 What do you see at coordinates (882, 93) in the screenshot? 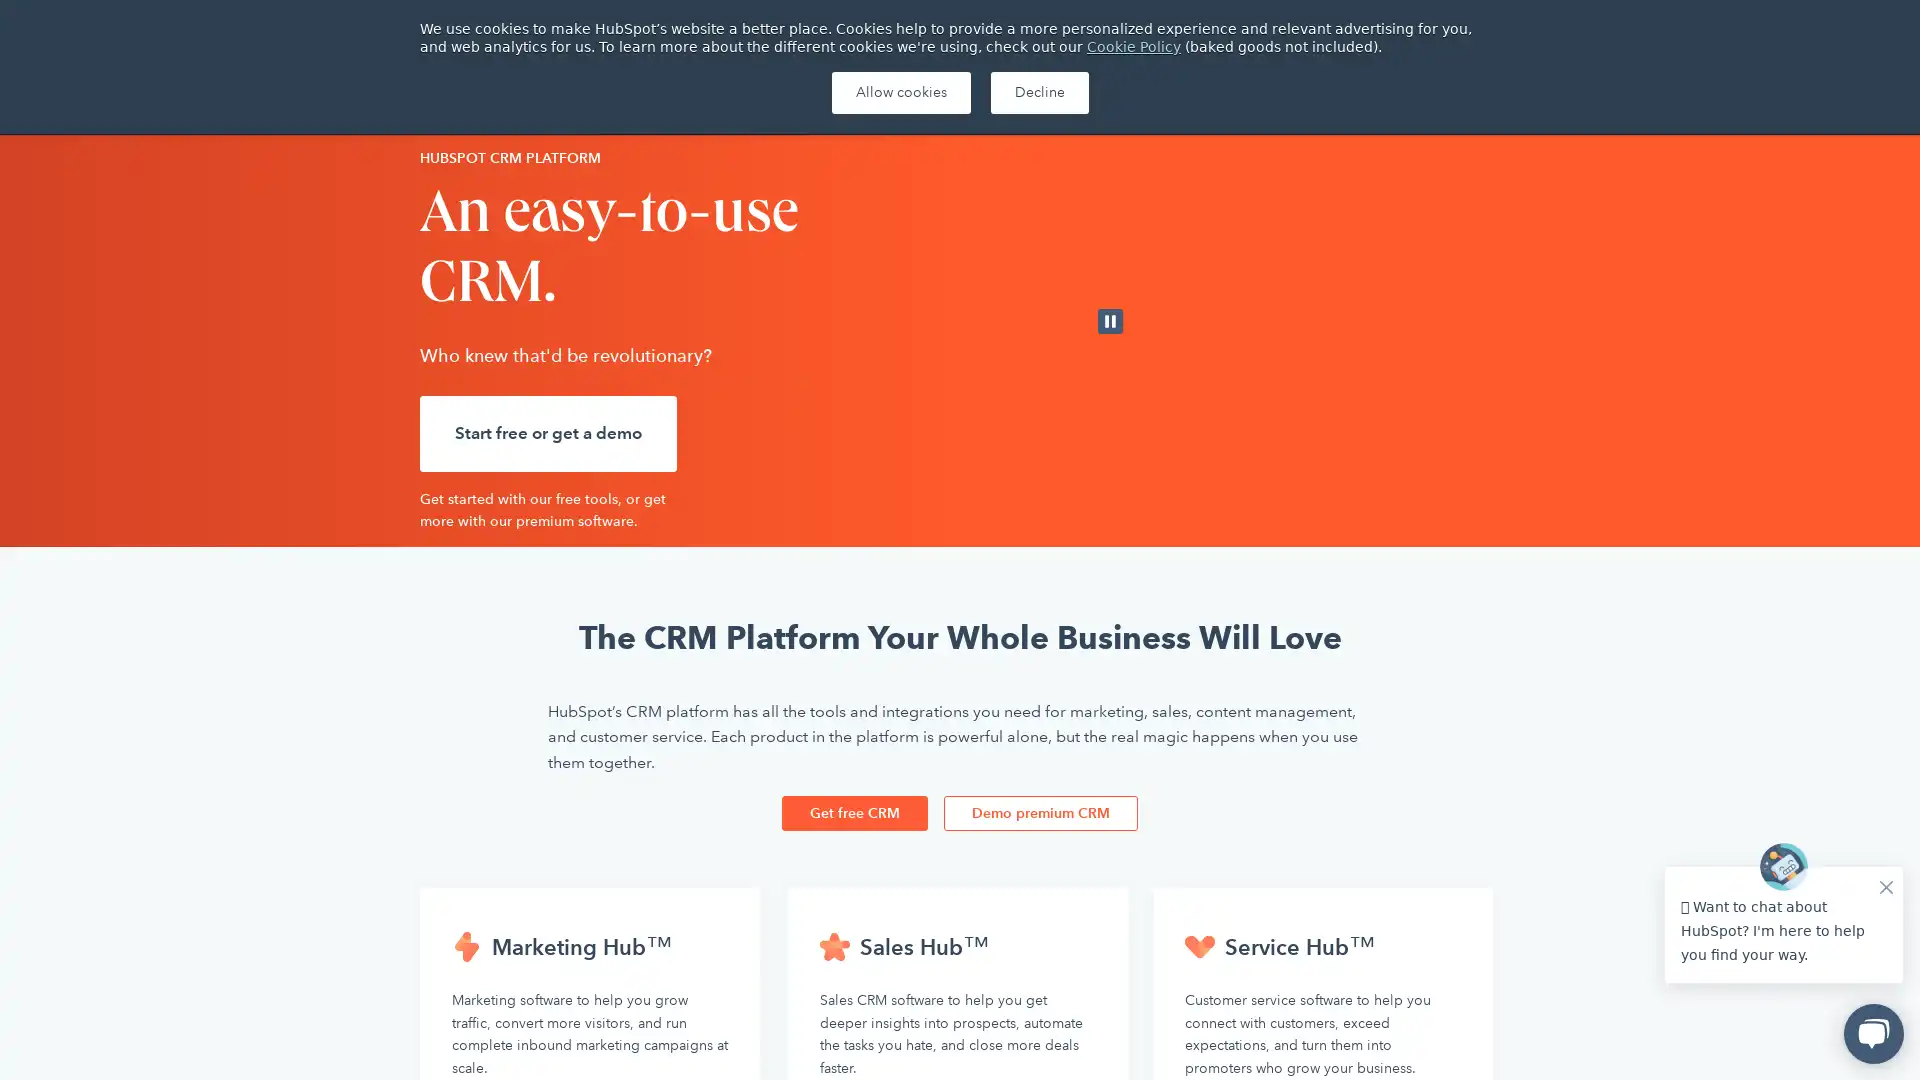
I see `Resources` at bounding box center [882, 93].